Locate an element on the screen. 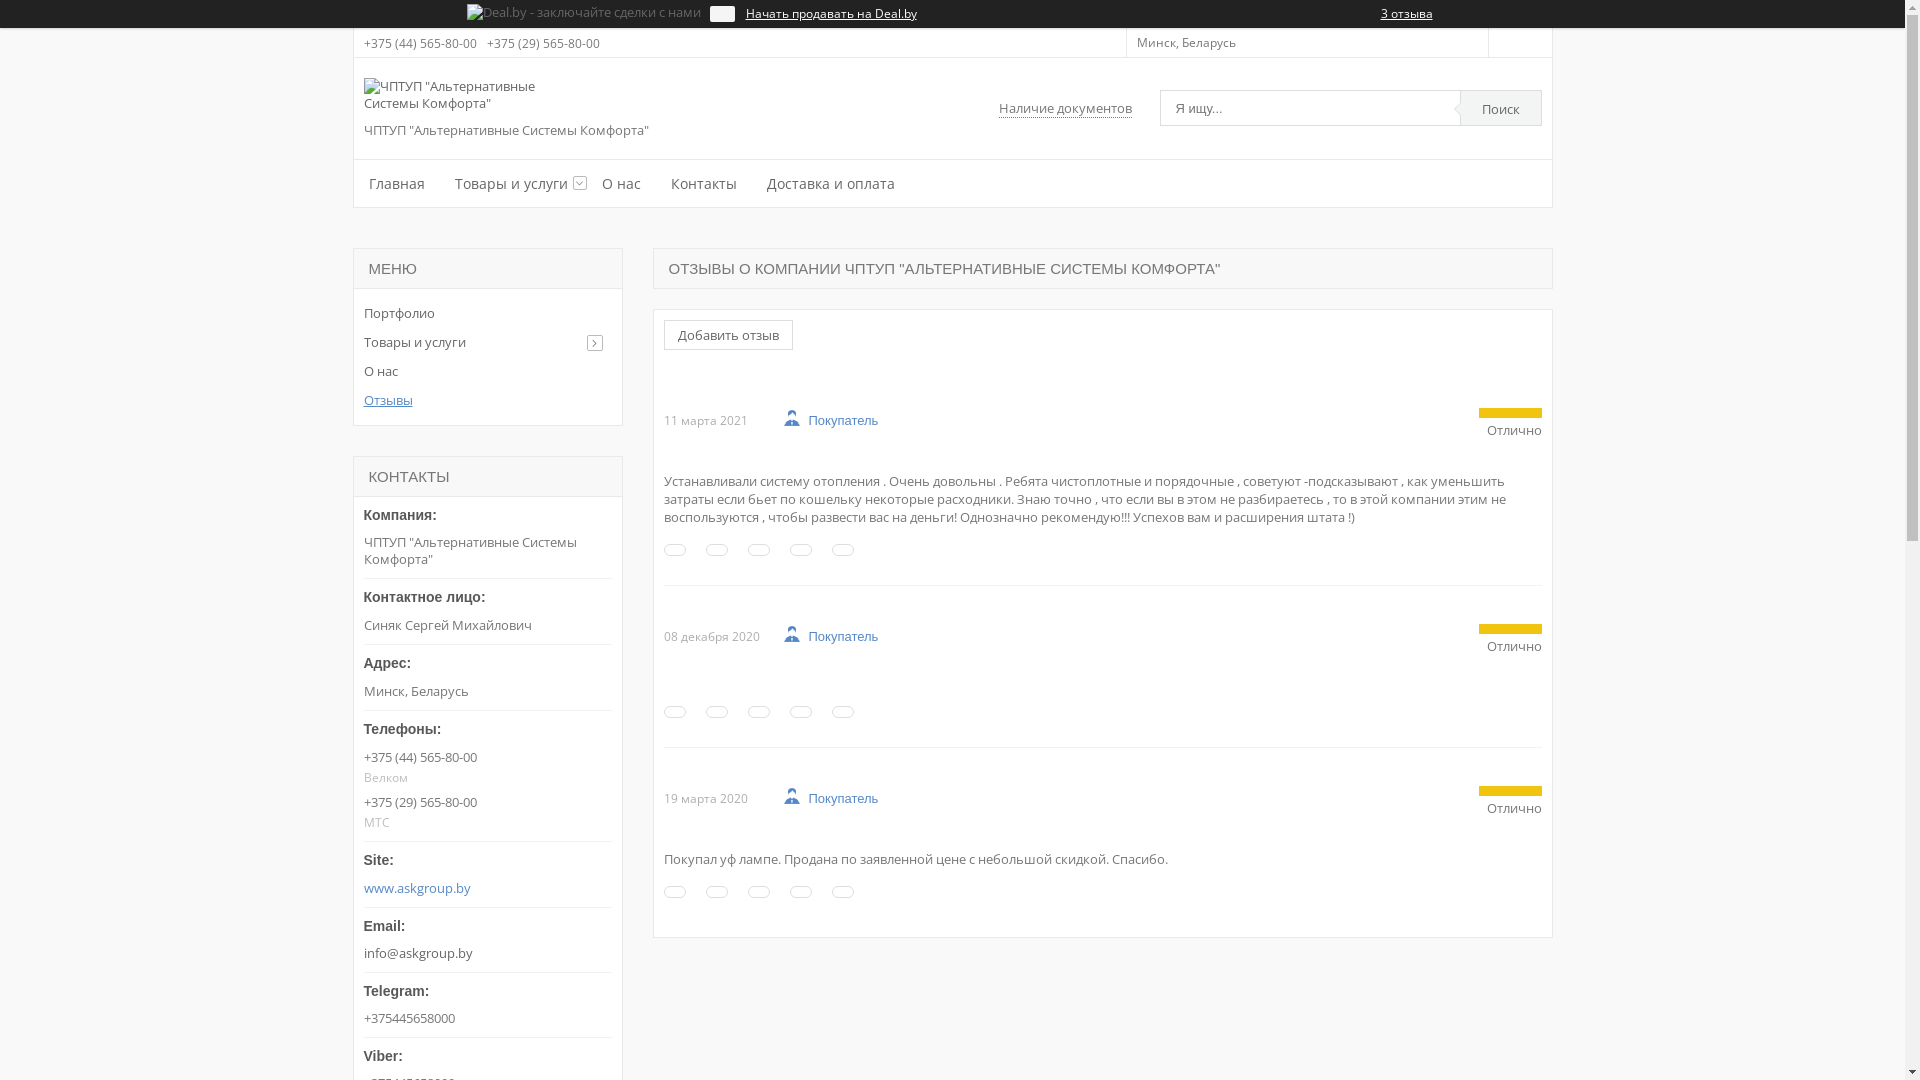 This screenshot has width=1920, height=1080. 'info@askgroup.by' is located at coordinates (488, 934).